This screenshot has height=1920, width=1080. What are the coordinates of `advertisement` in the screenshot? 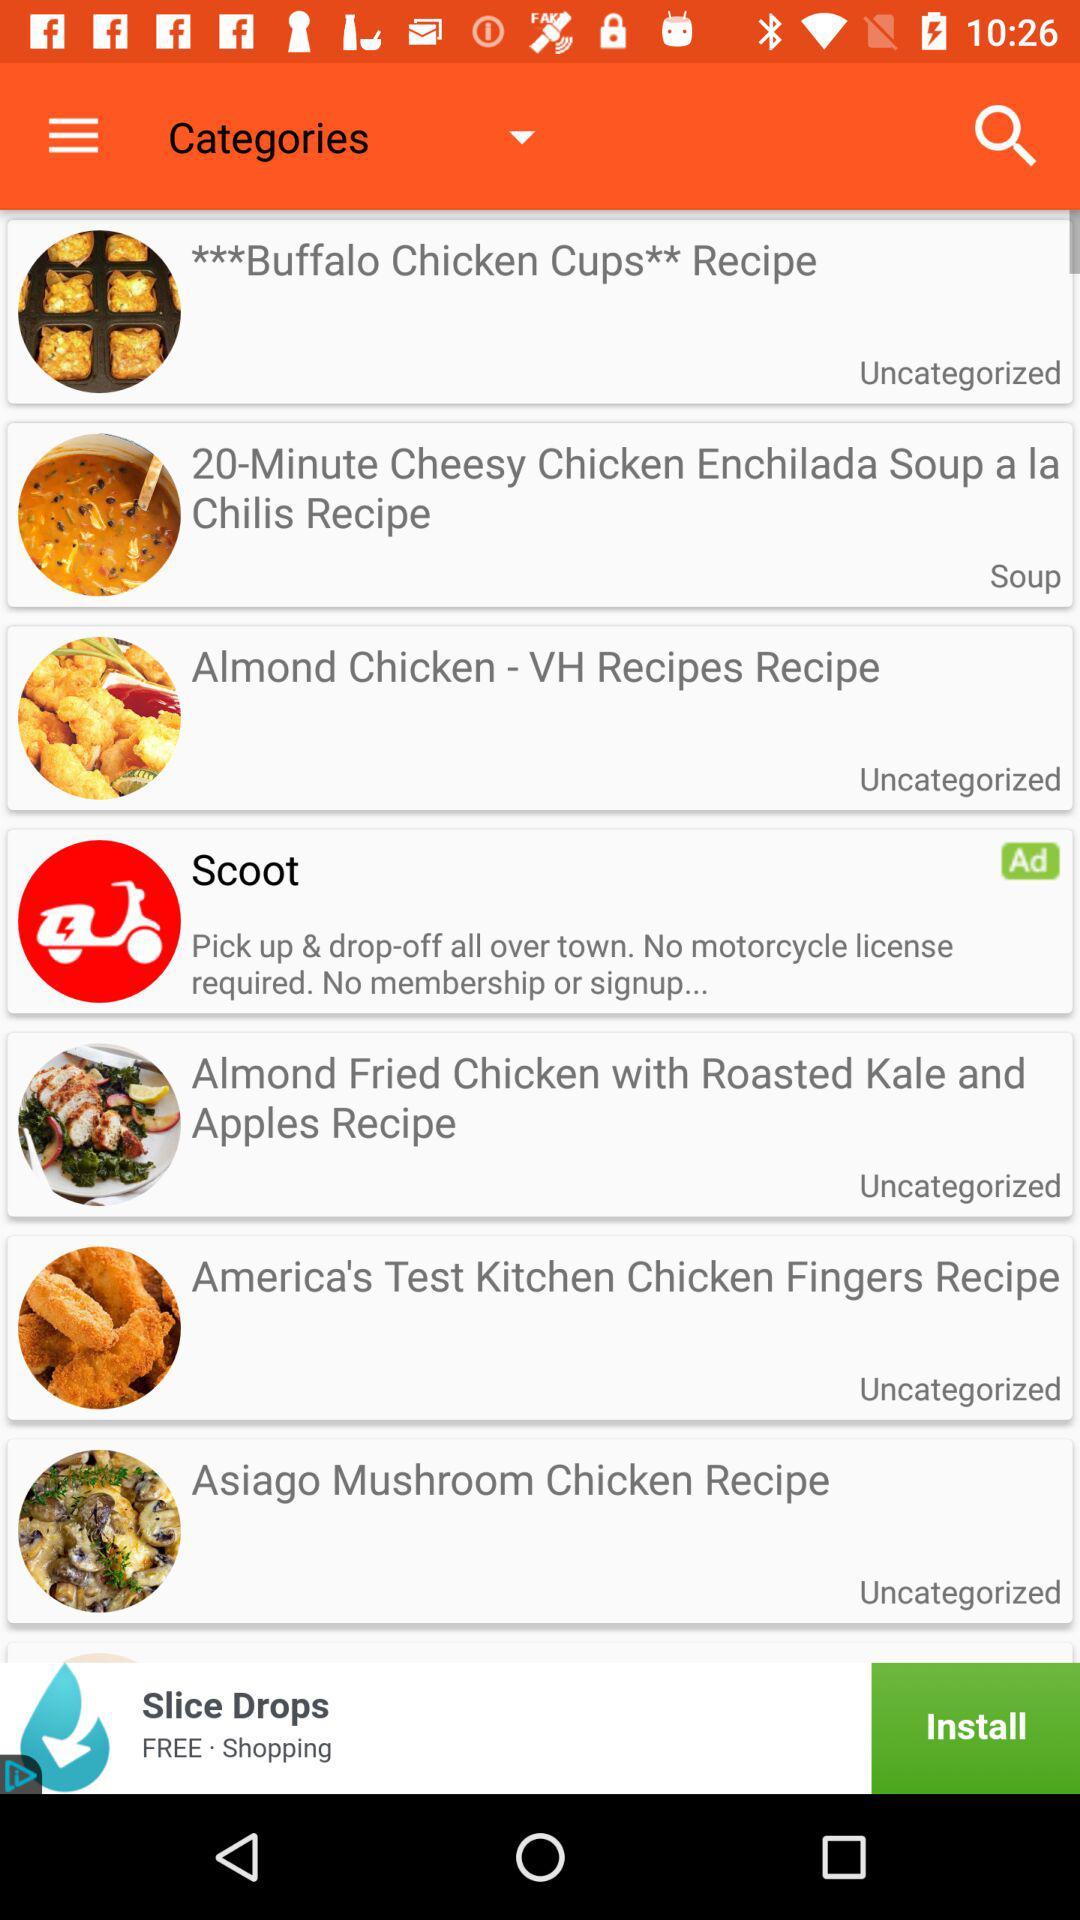 It's located at (540, 1727).